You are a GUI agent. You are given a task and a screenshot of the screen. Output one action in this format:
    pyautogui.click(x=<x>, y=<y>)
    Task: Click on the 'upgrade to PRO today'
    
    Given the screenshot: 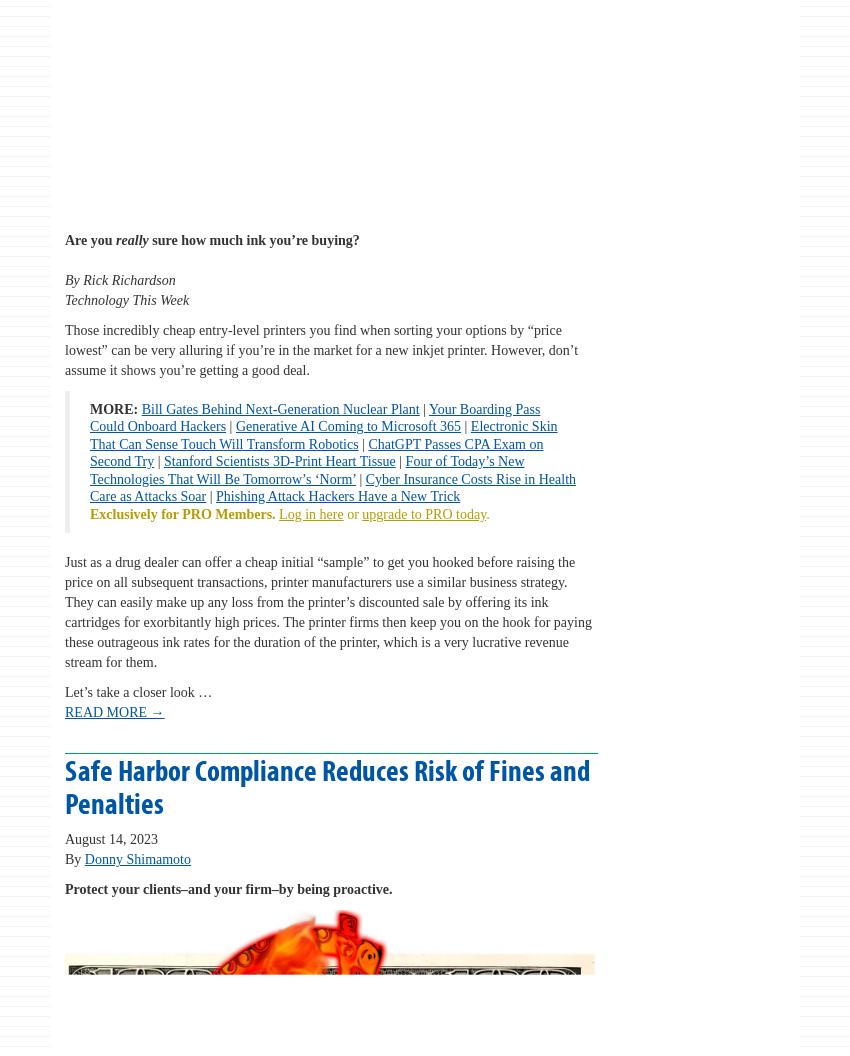 What is the action you would take?
    pyautogui.click(x=423, y=512)
    